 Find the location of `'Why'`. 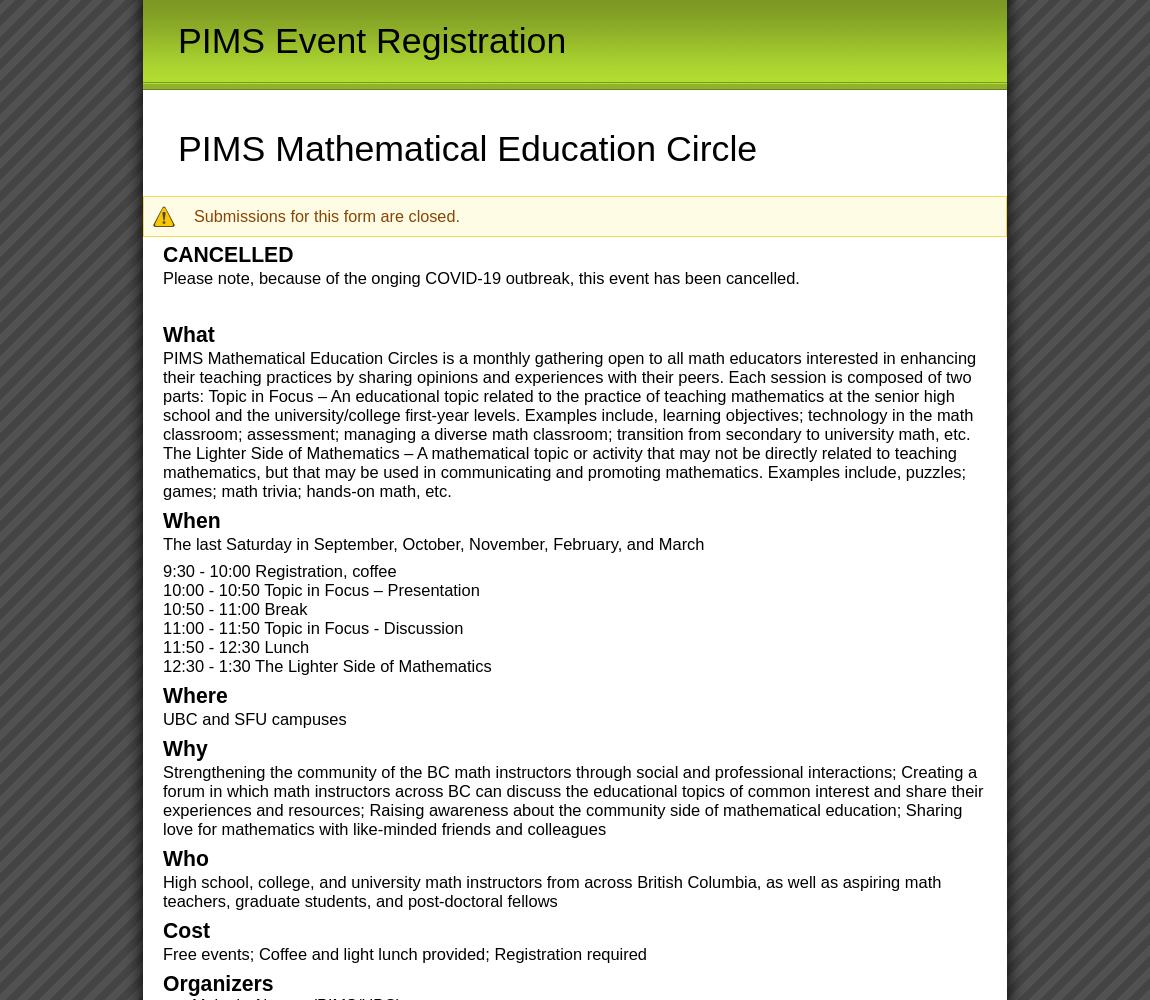

'Why' is located at coordinates (184, 747).